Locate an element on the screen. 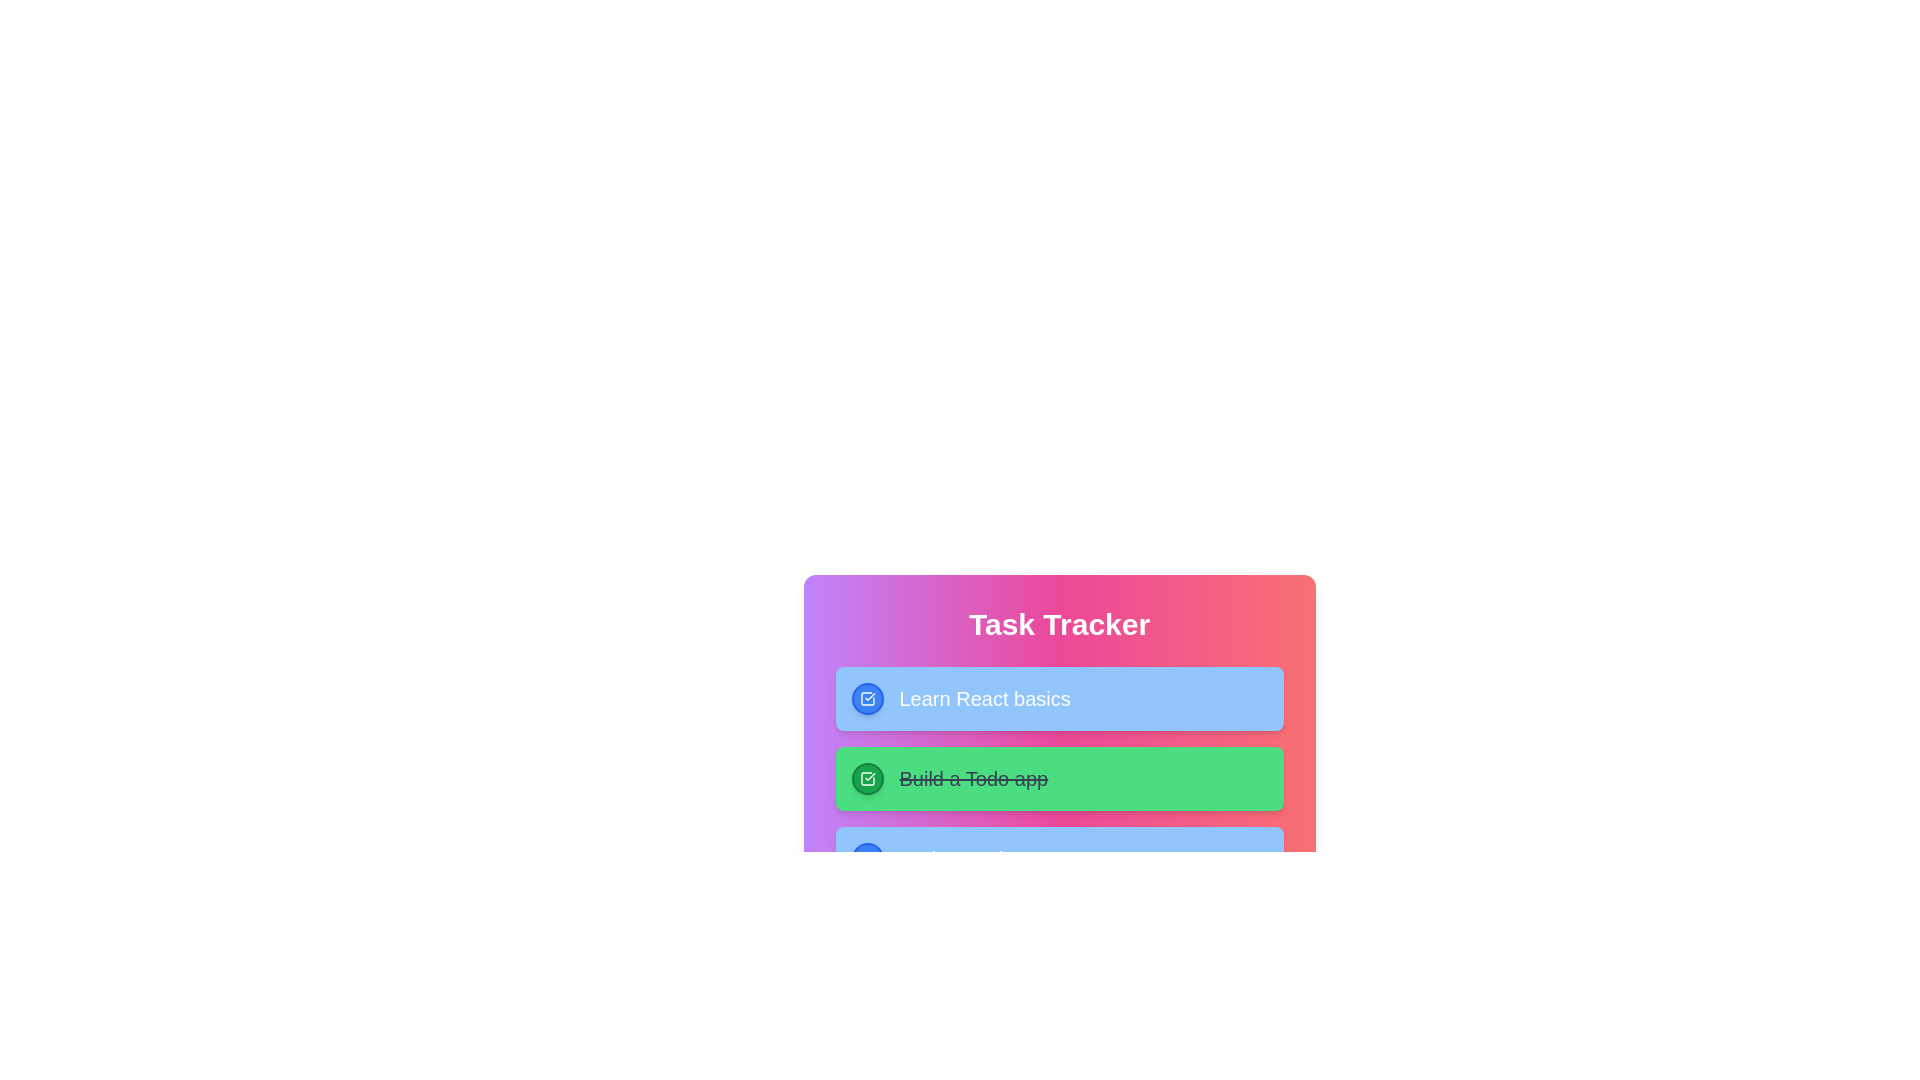  the header text 'Task Tracker' is located at coordinates (1058, 623).